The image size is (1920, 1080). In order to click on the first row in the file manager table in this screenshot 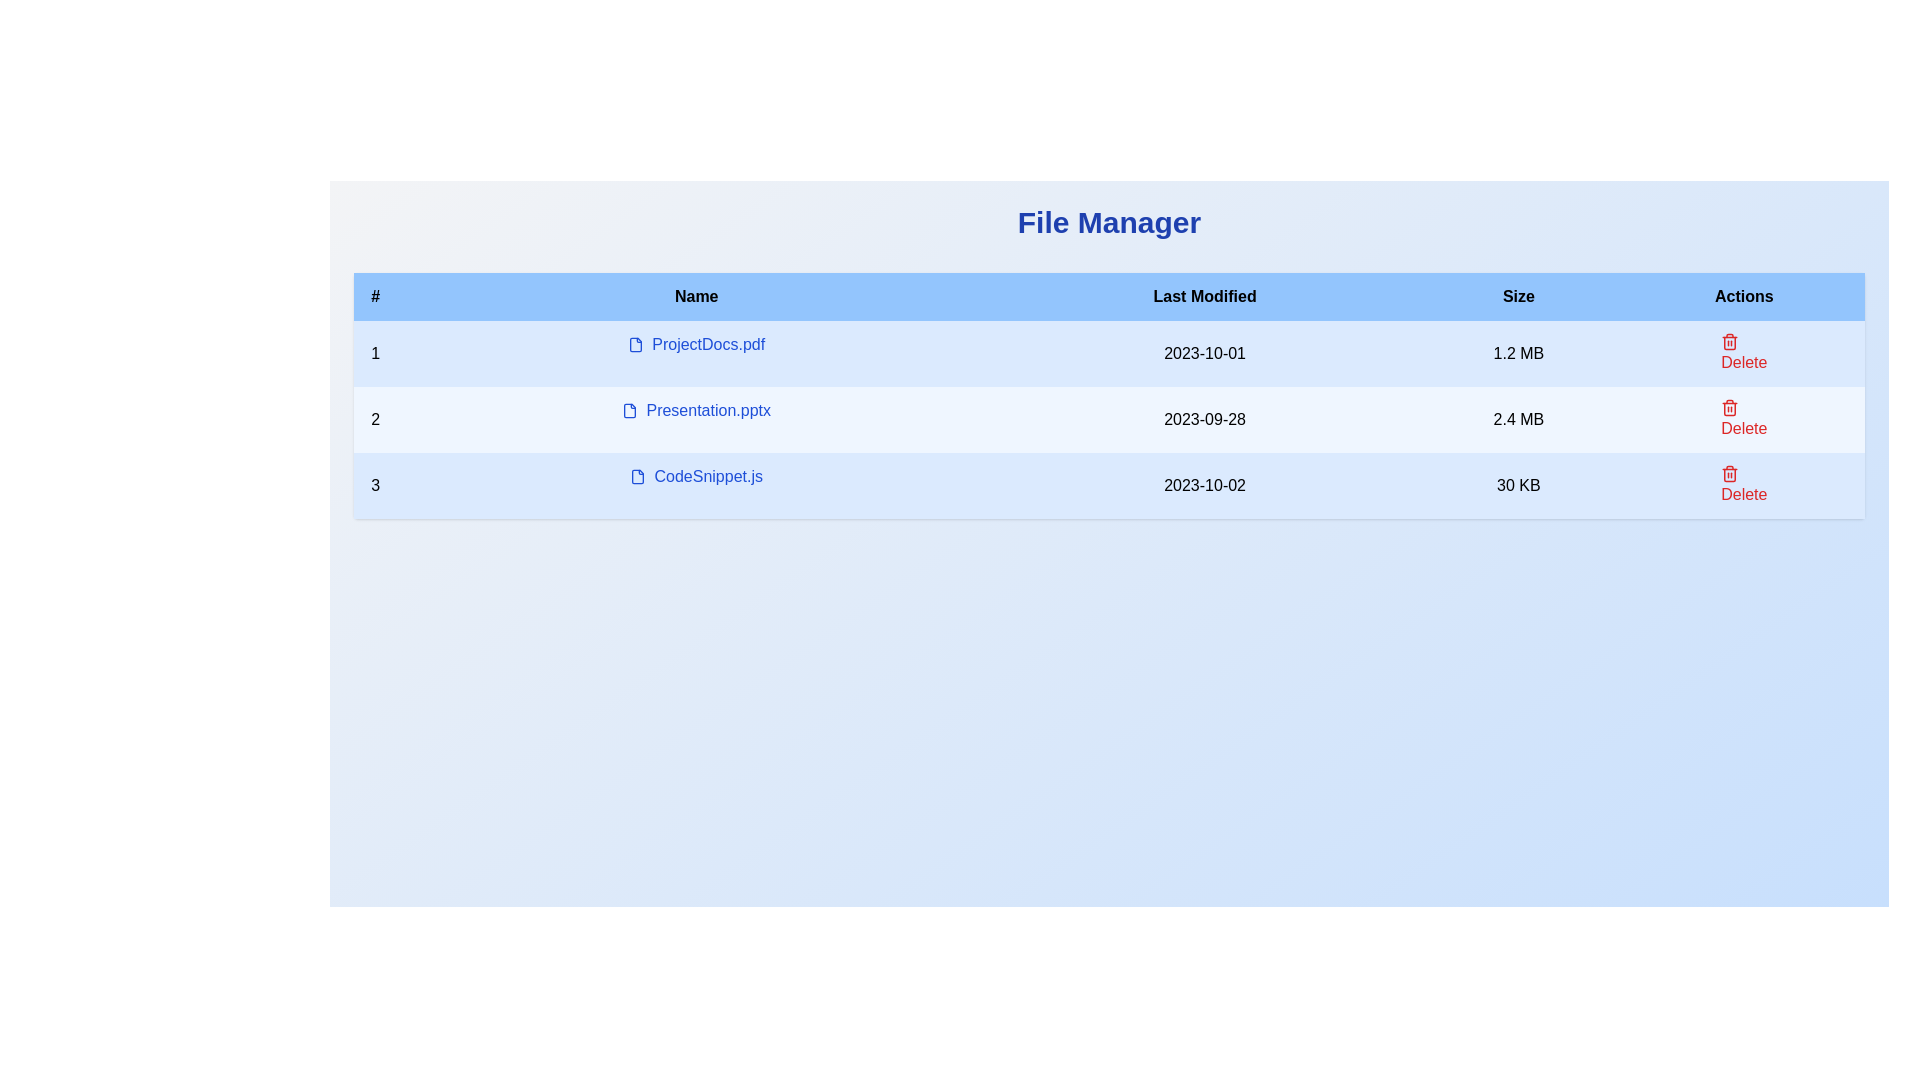, I will do `click(1108, 353)`.